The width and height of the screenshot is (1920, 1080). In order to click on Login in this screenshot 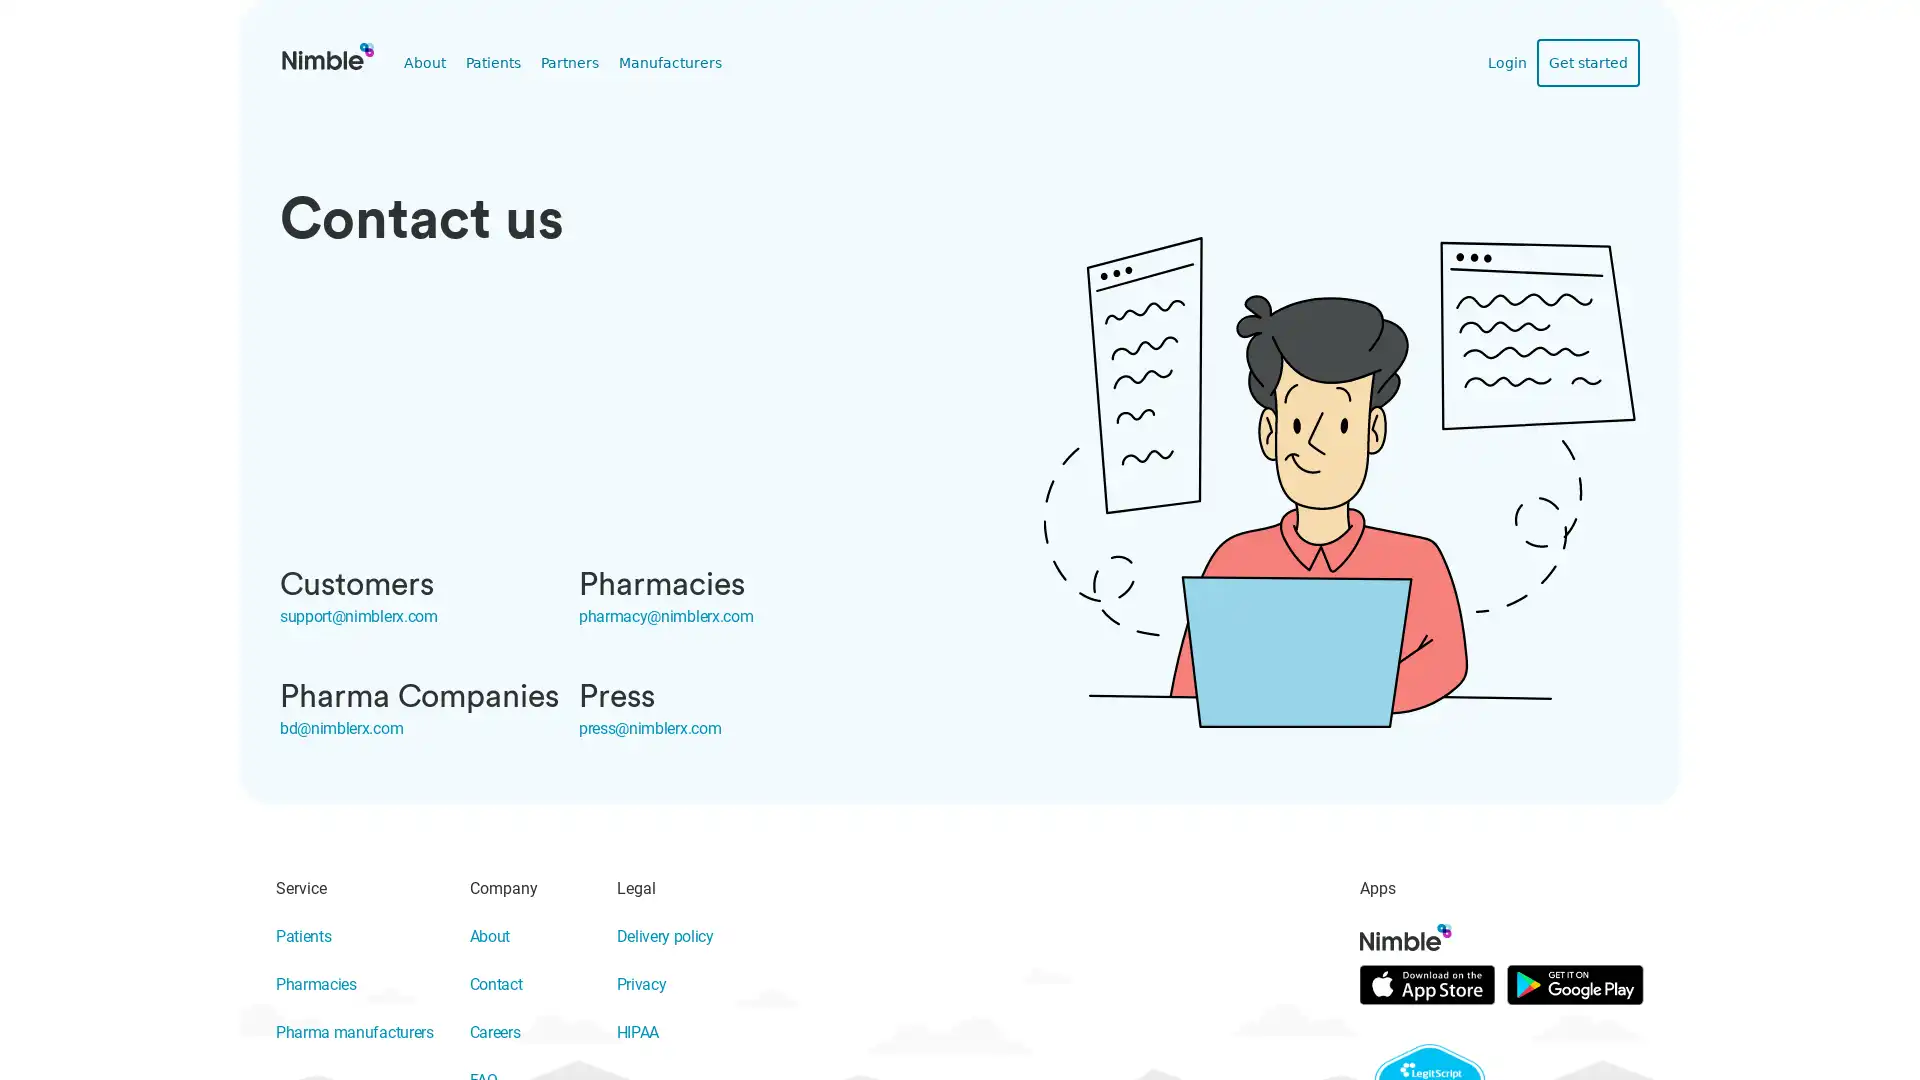, I will do `click(1516, 60)`.